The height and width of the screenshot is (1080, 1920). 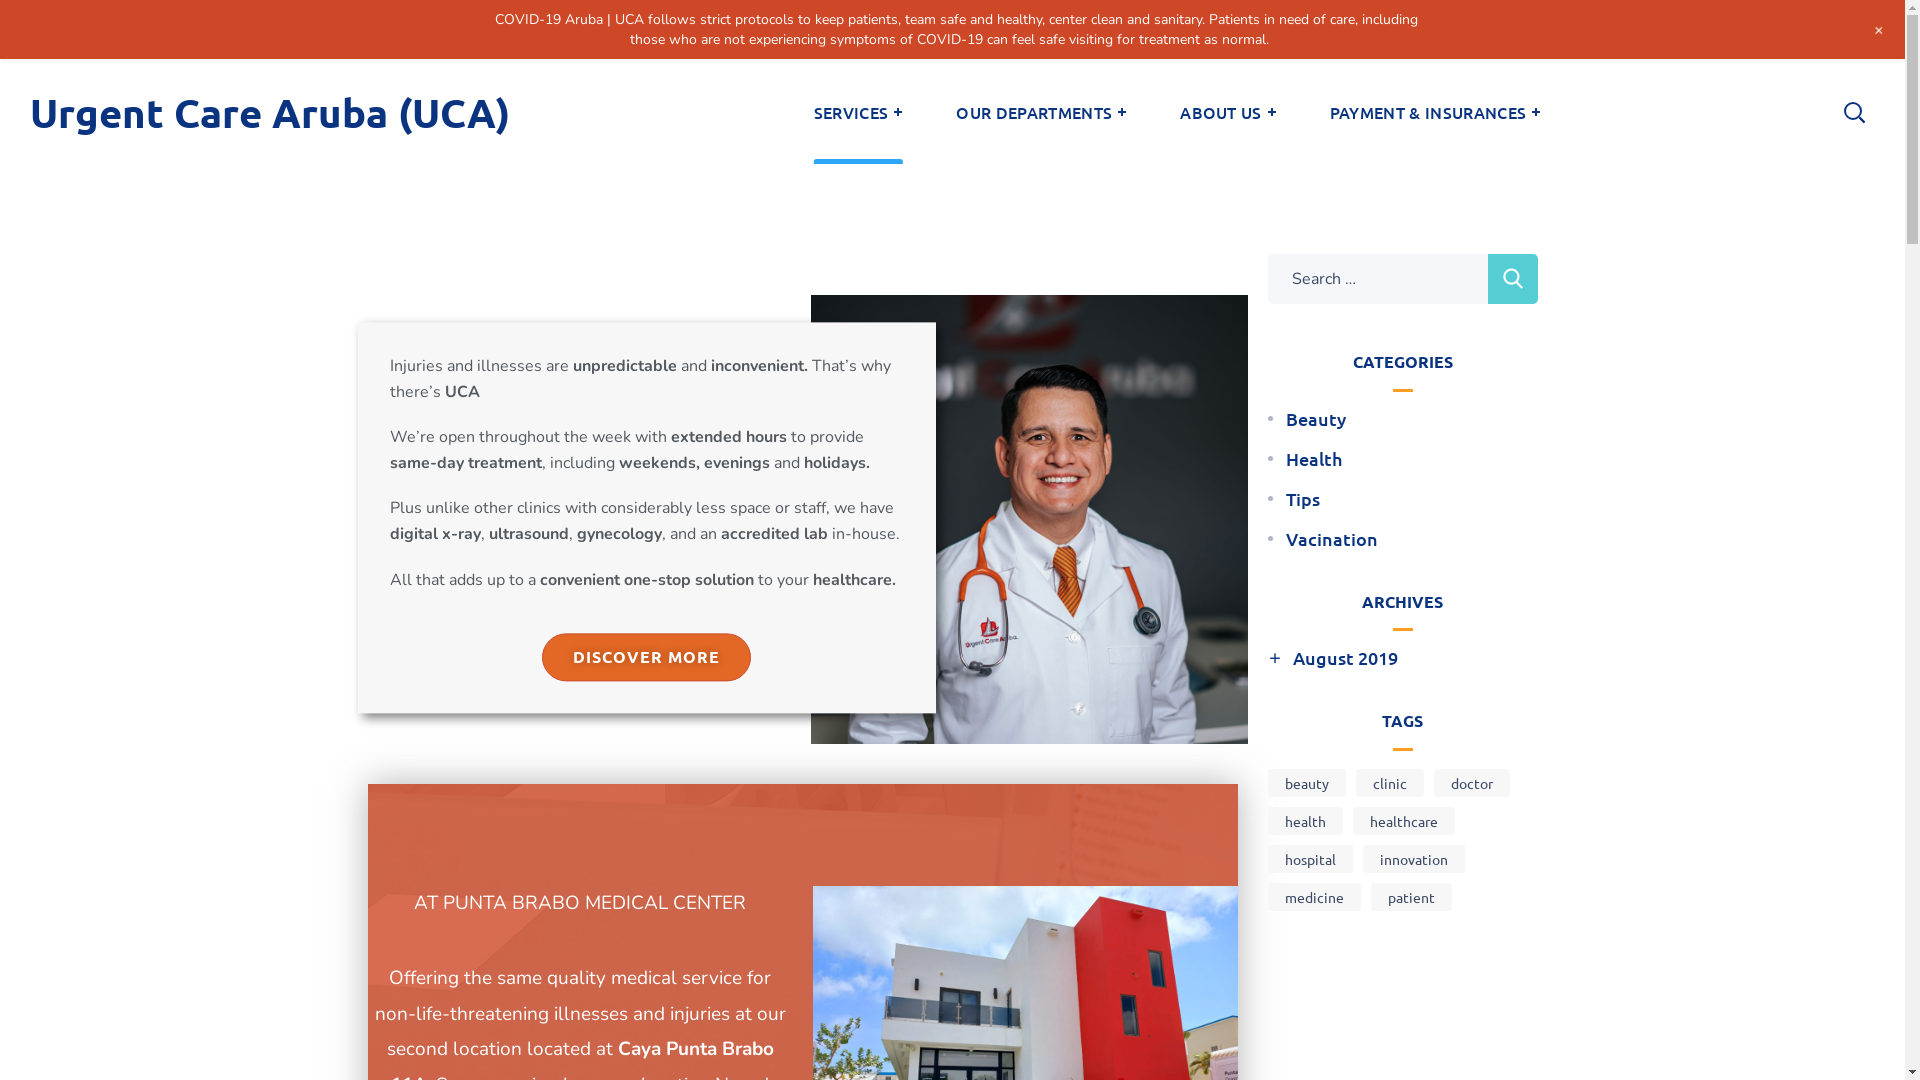 I want to click on 'clinic', so click(x=1389, y=782).